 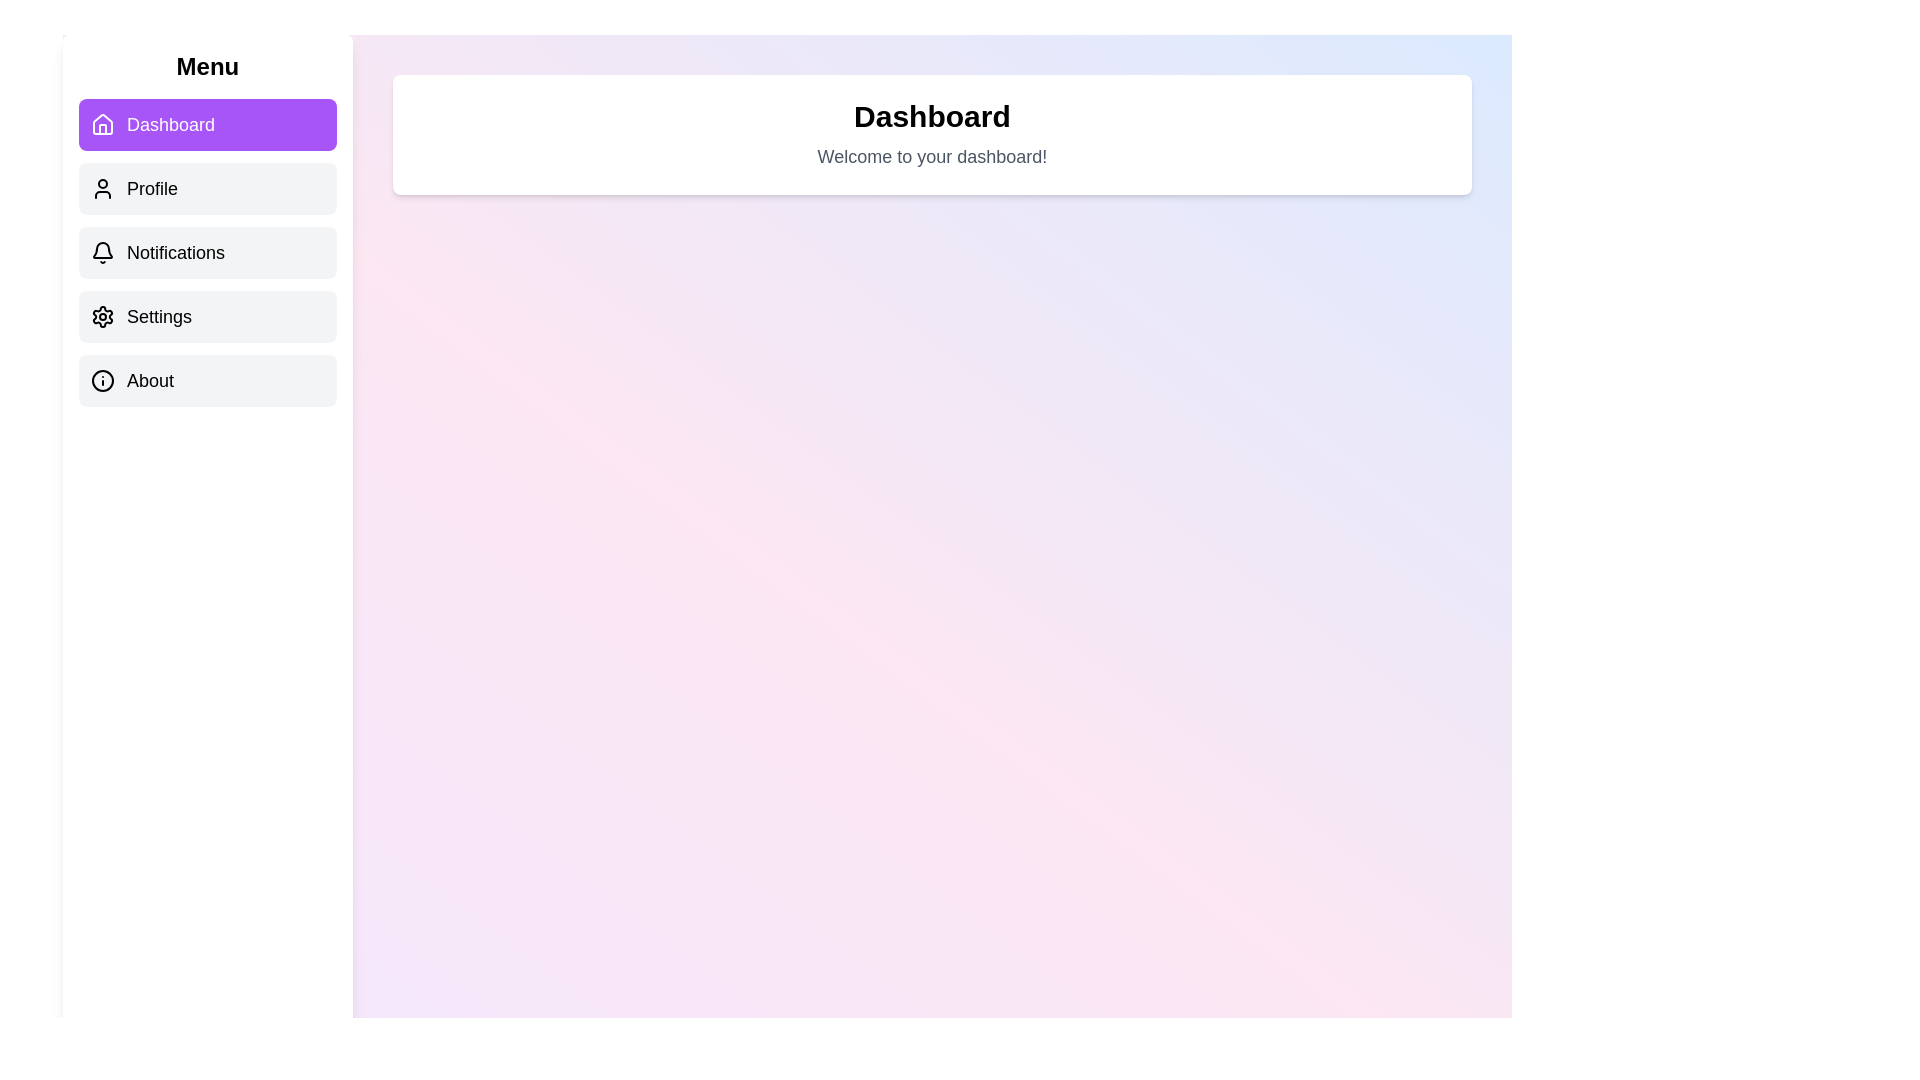 I want to click on the menu item Settings to observe its hover effect, so click(x=207, y=315).